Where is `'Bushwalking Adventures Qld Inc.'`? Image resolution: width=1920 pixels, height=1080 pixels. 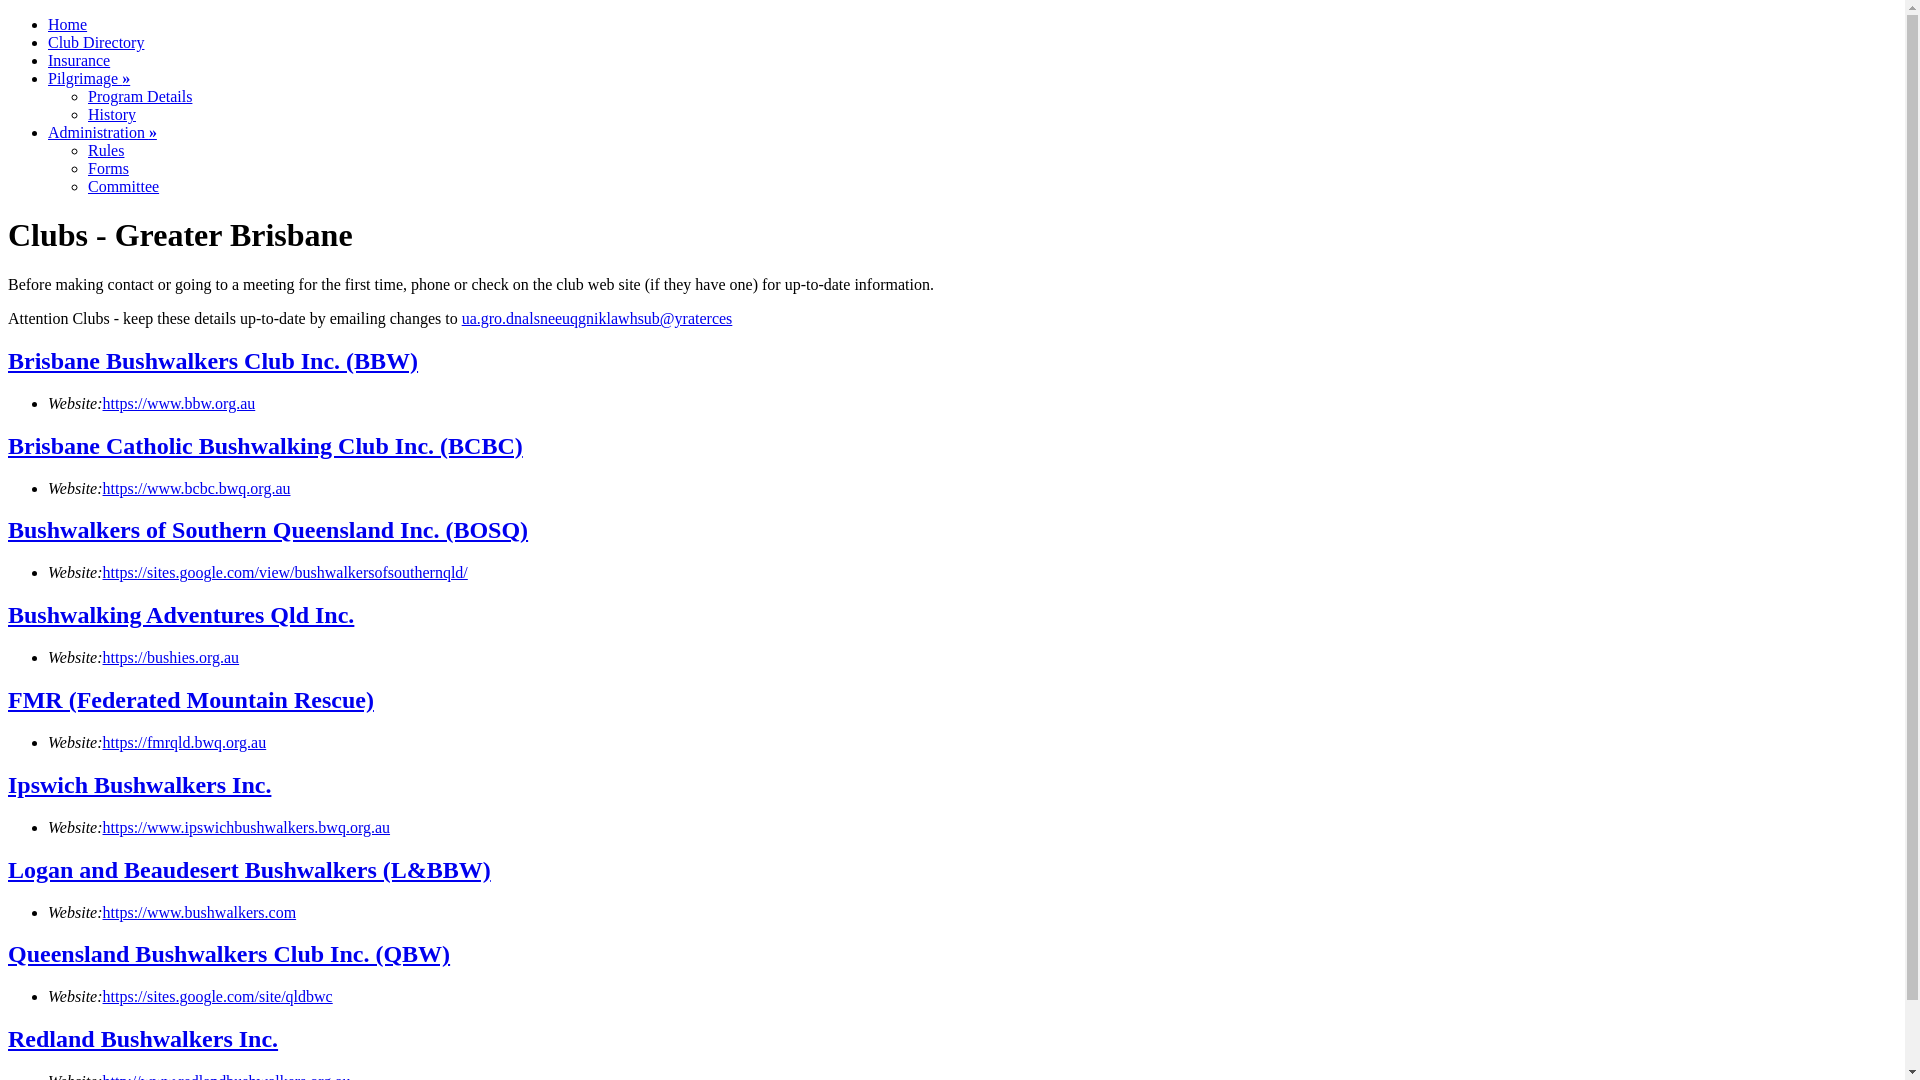 'Bushwalking Adventures Qld Inc.' is located at coordinates (181, 613).